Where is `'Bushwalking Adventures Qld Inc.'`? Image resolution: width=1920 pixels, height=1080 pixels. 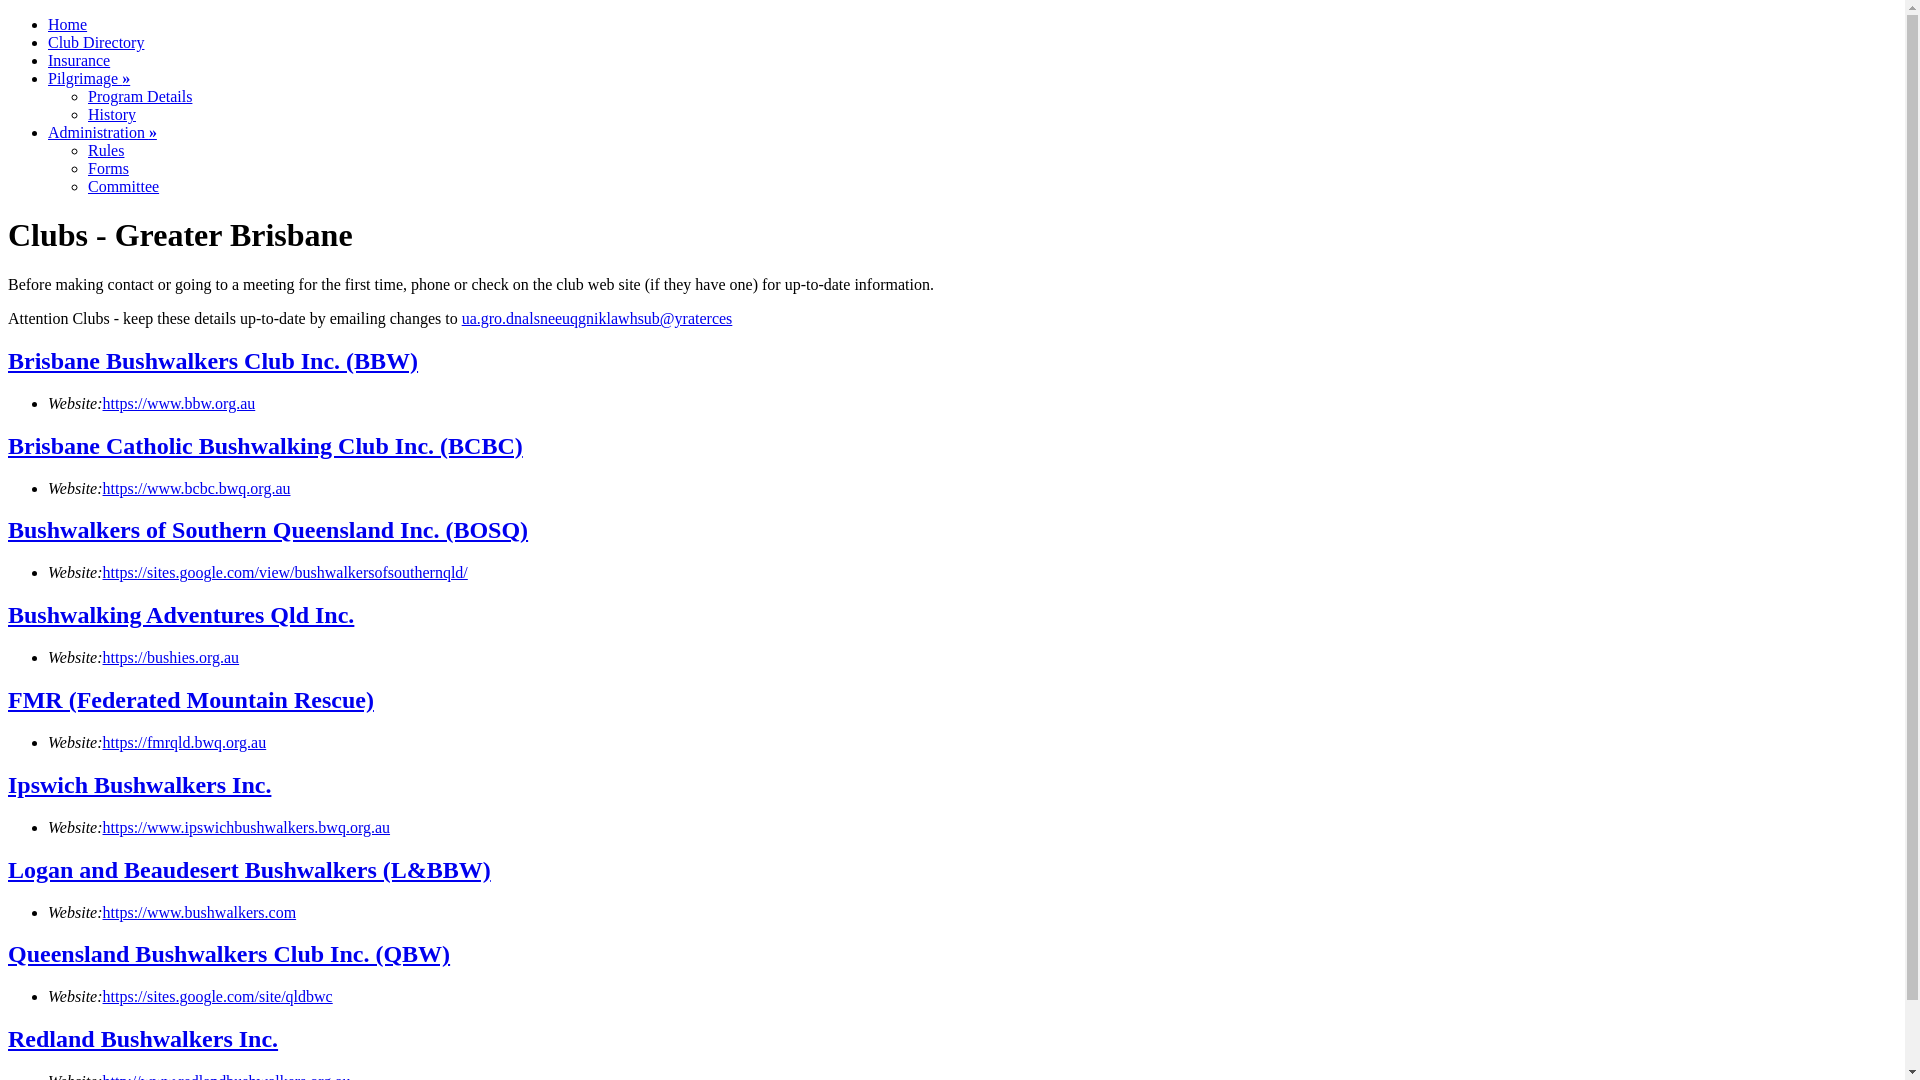 'Bushwalking Adventures Qld Inc.' is located at coordinates (181, 613).